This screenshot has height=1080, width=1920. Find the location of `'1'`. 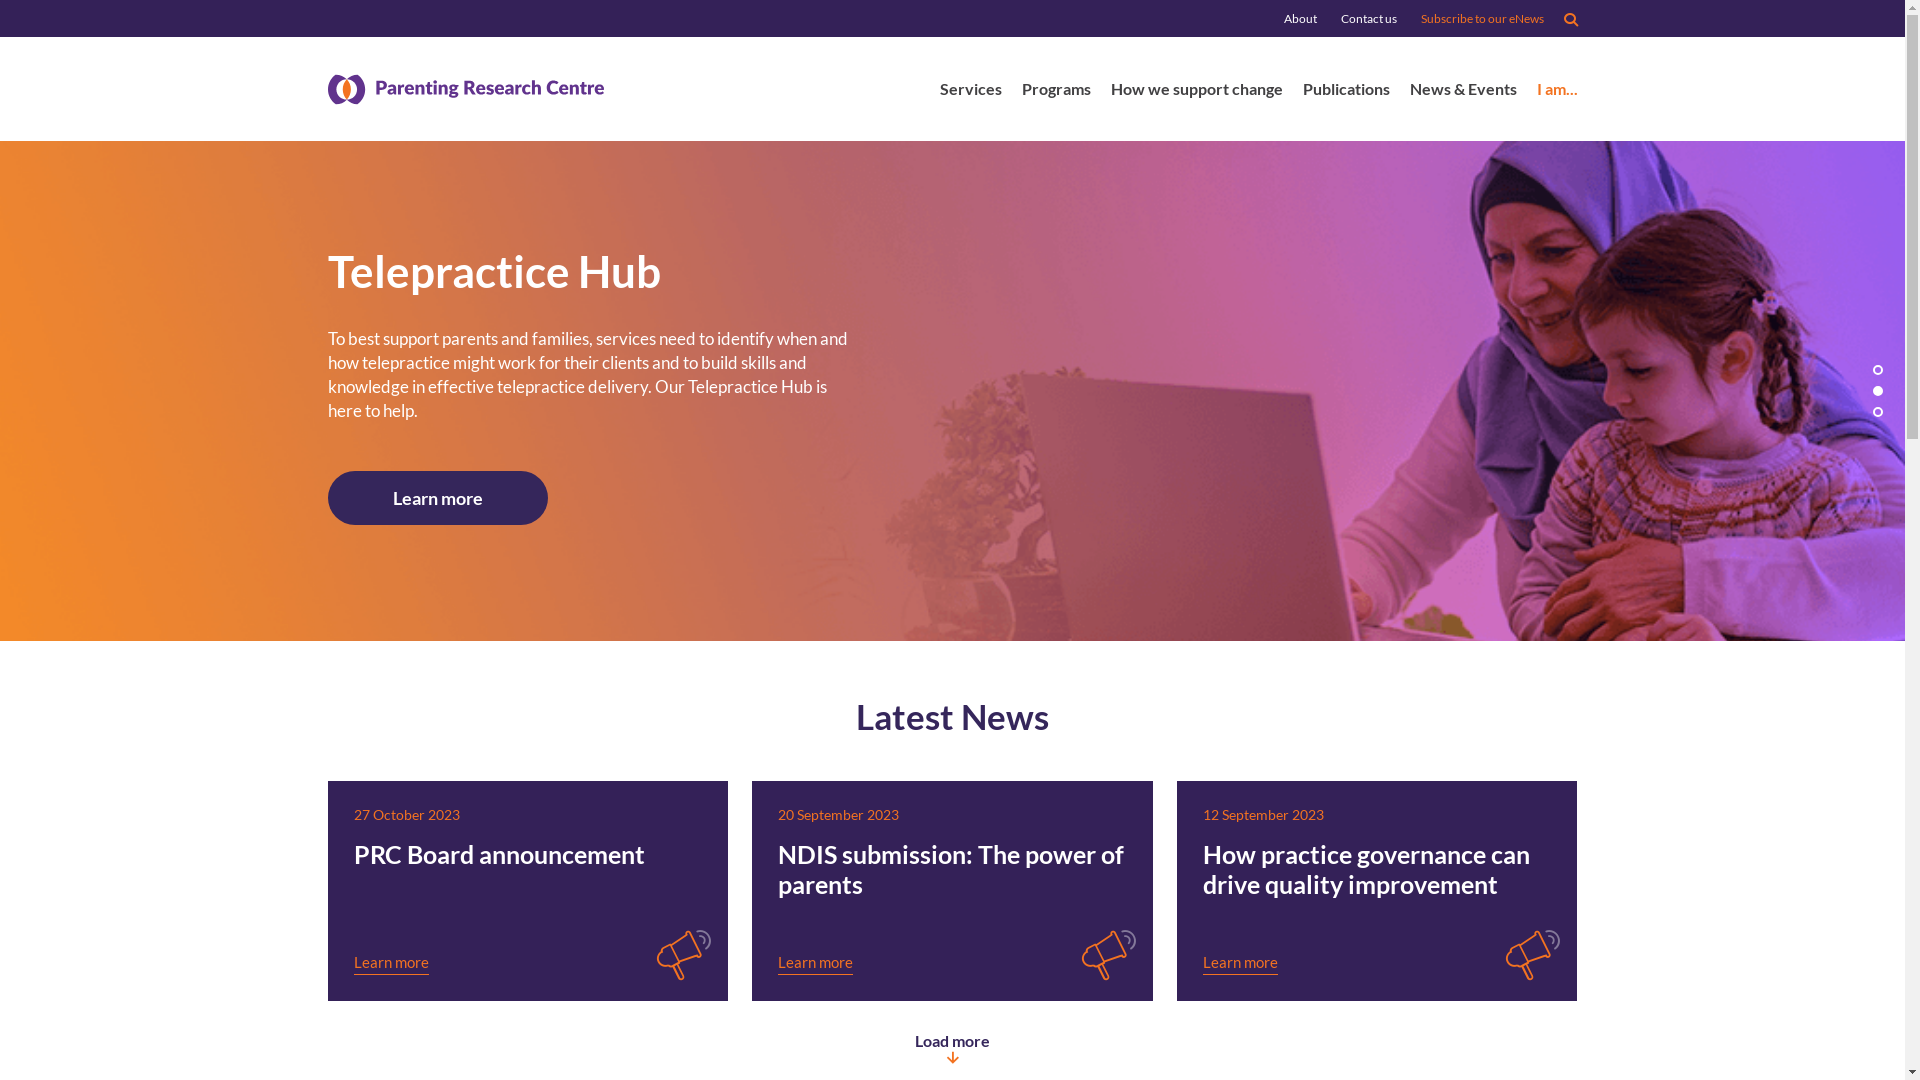

'1' is located at coordinates (1876, 370).